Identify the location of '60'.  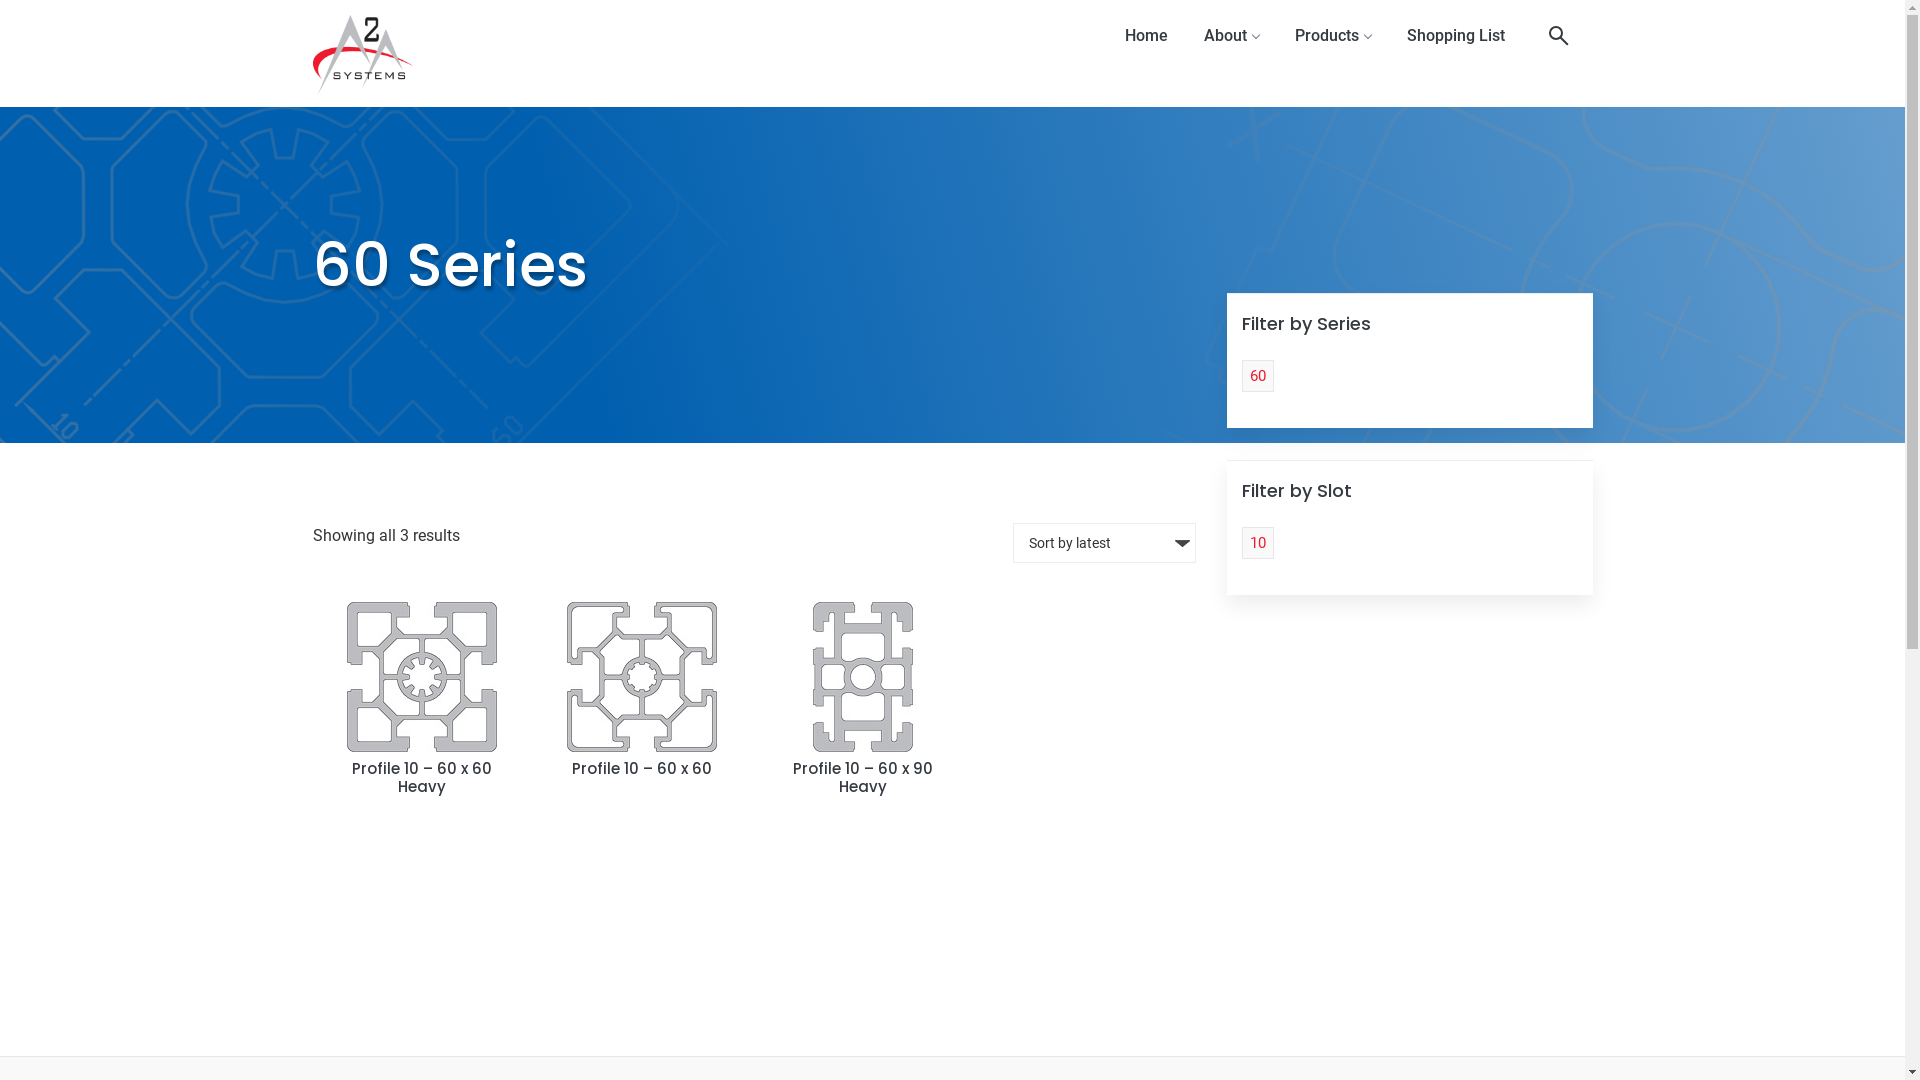
(1256, 375).